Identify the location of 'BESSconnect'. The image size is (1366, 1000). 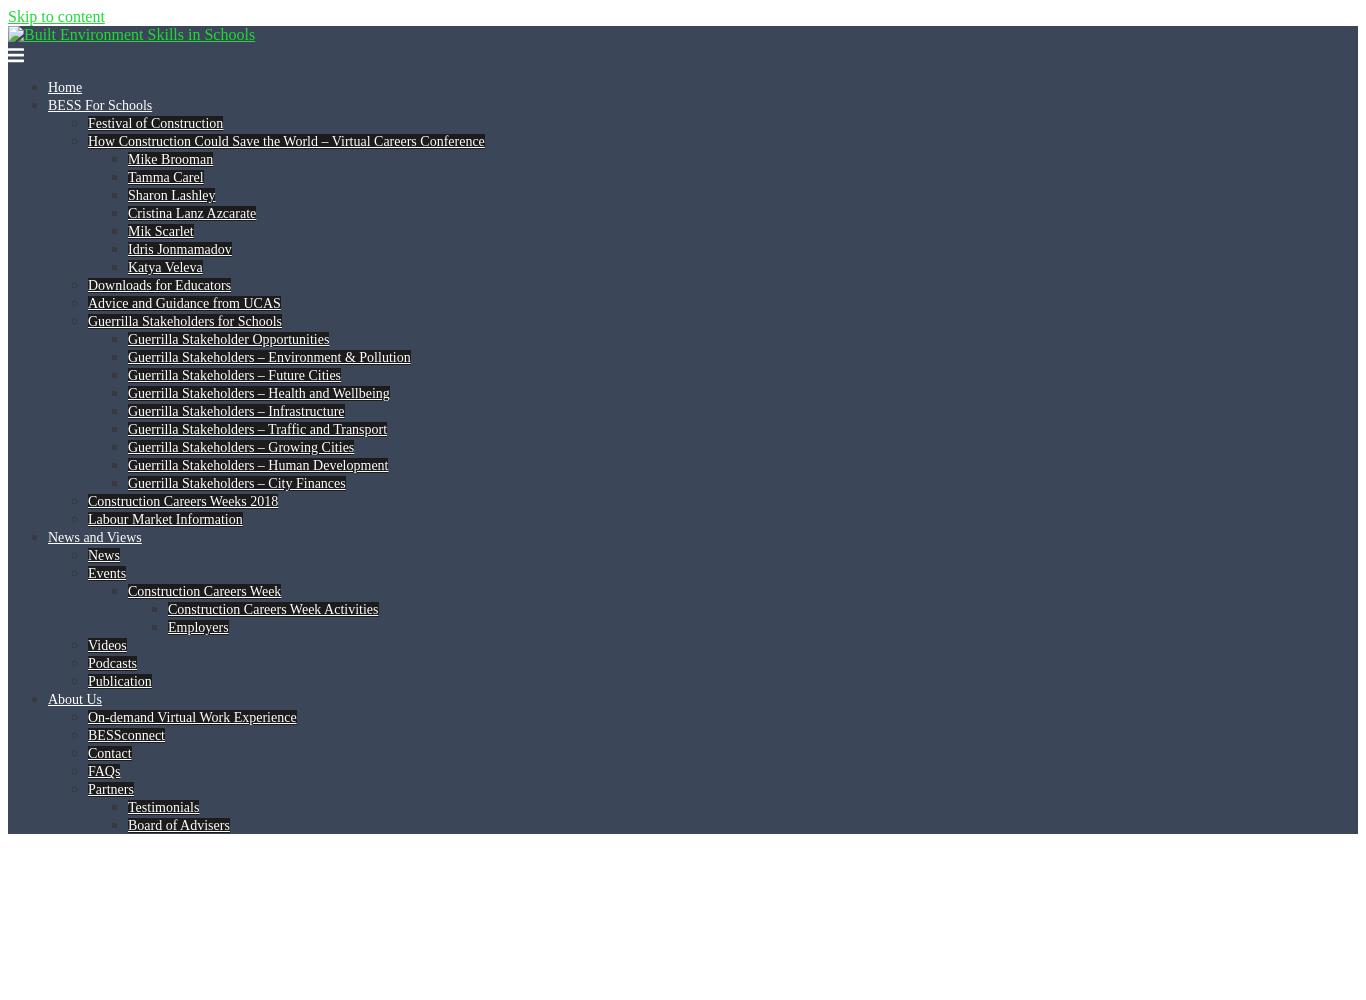
(125, 734).